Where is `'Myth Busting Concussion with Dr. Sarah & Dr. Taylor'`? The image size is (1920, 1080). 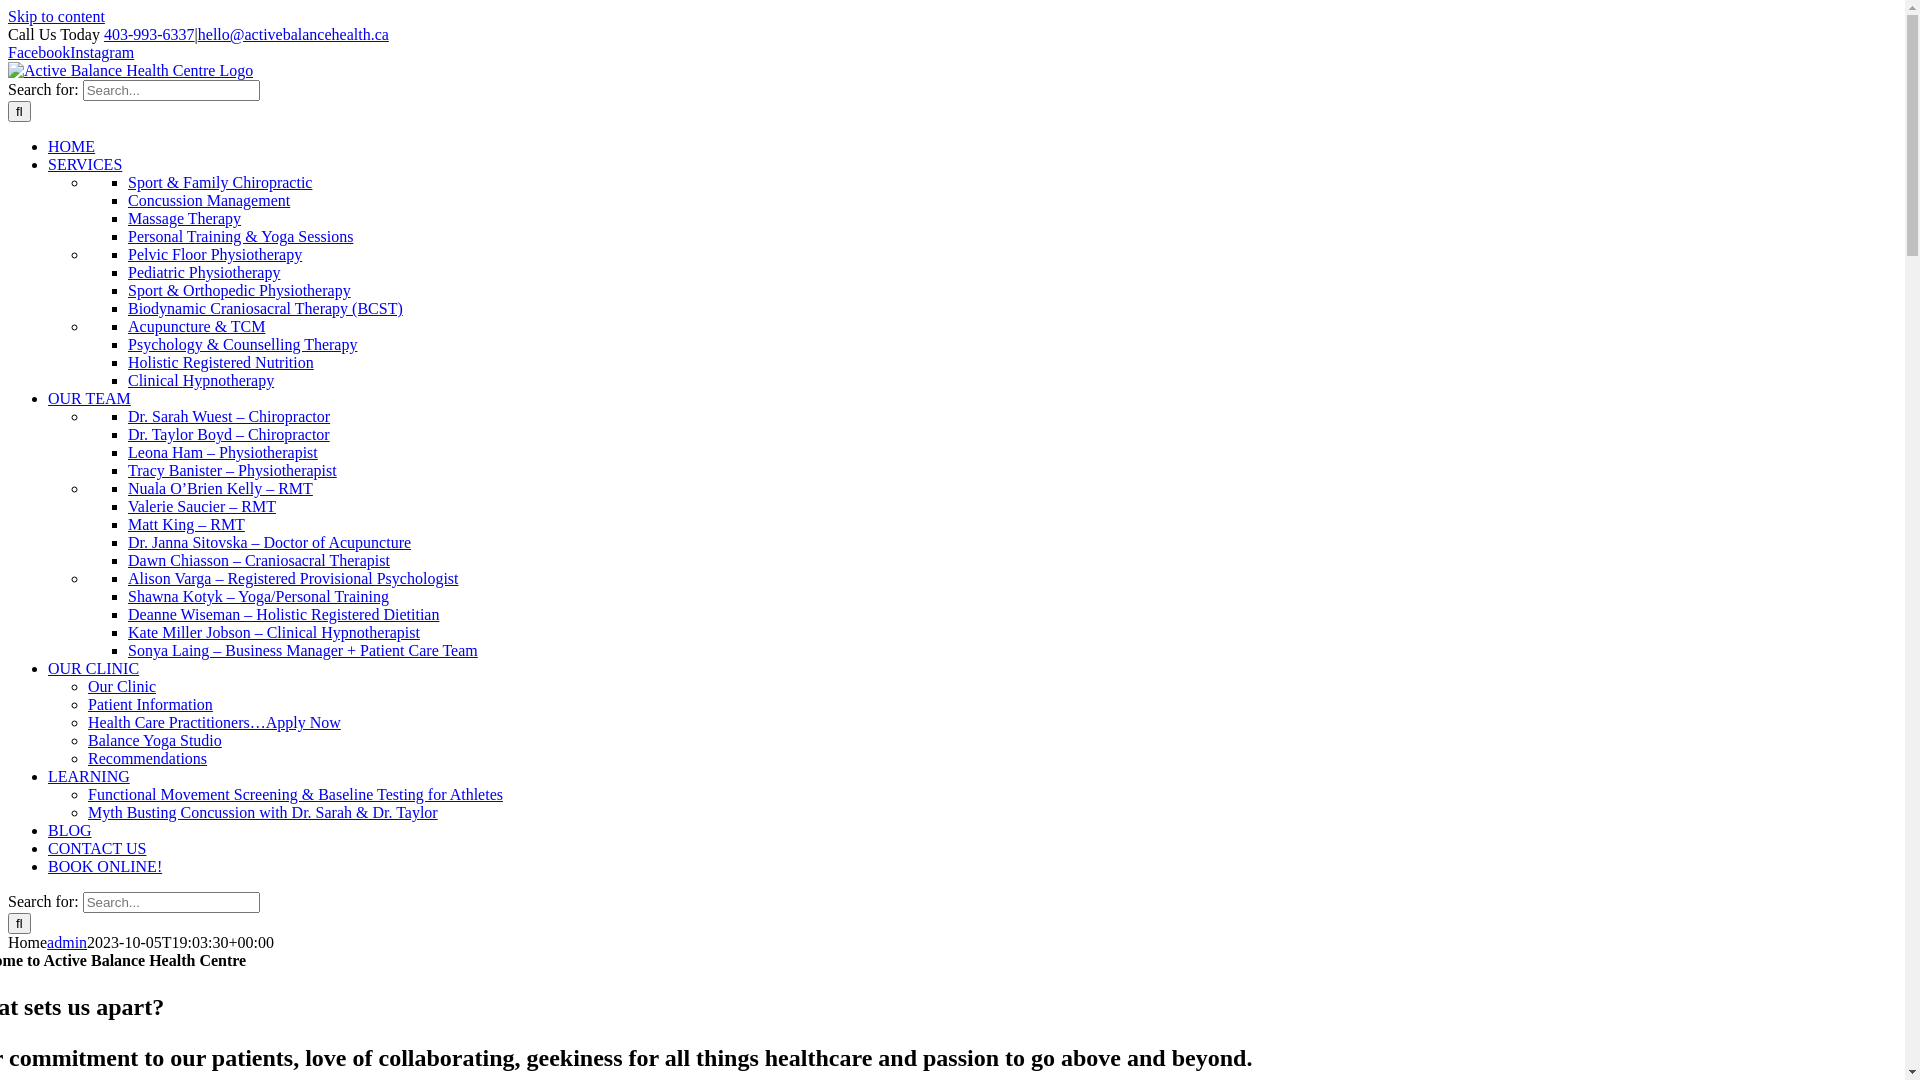 'Myth Busting Concussion with Dr. Sarah & Dr. Taylor' is located at coordinates (262, 812).